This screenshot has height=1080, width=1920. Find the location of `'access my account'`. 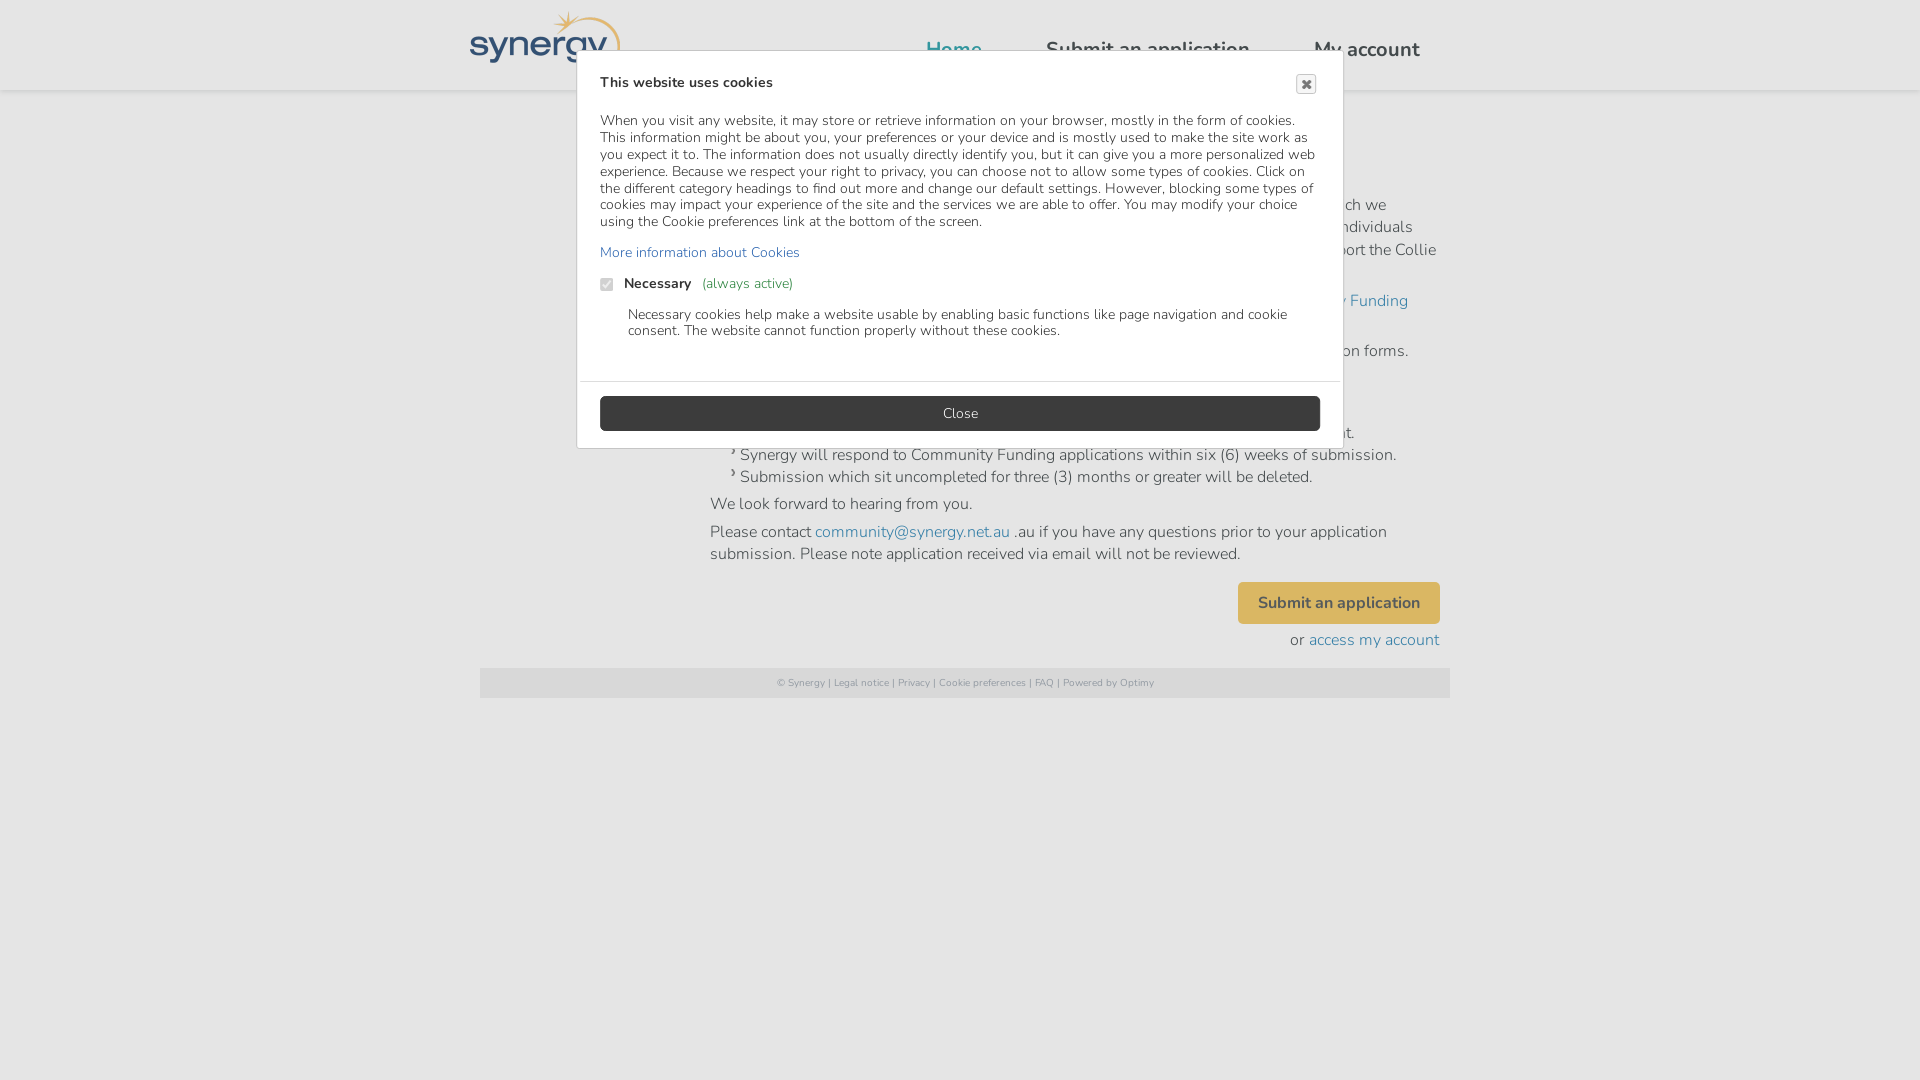

'access my account' is located at coordinates (1372, 640).